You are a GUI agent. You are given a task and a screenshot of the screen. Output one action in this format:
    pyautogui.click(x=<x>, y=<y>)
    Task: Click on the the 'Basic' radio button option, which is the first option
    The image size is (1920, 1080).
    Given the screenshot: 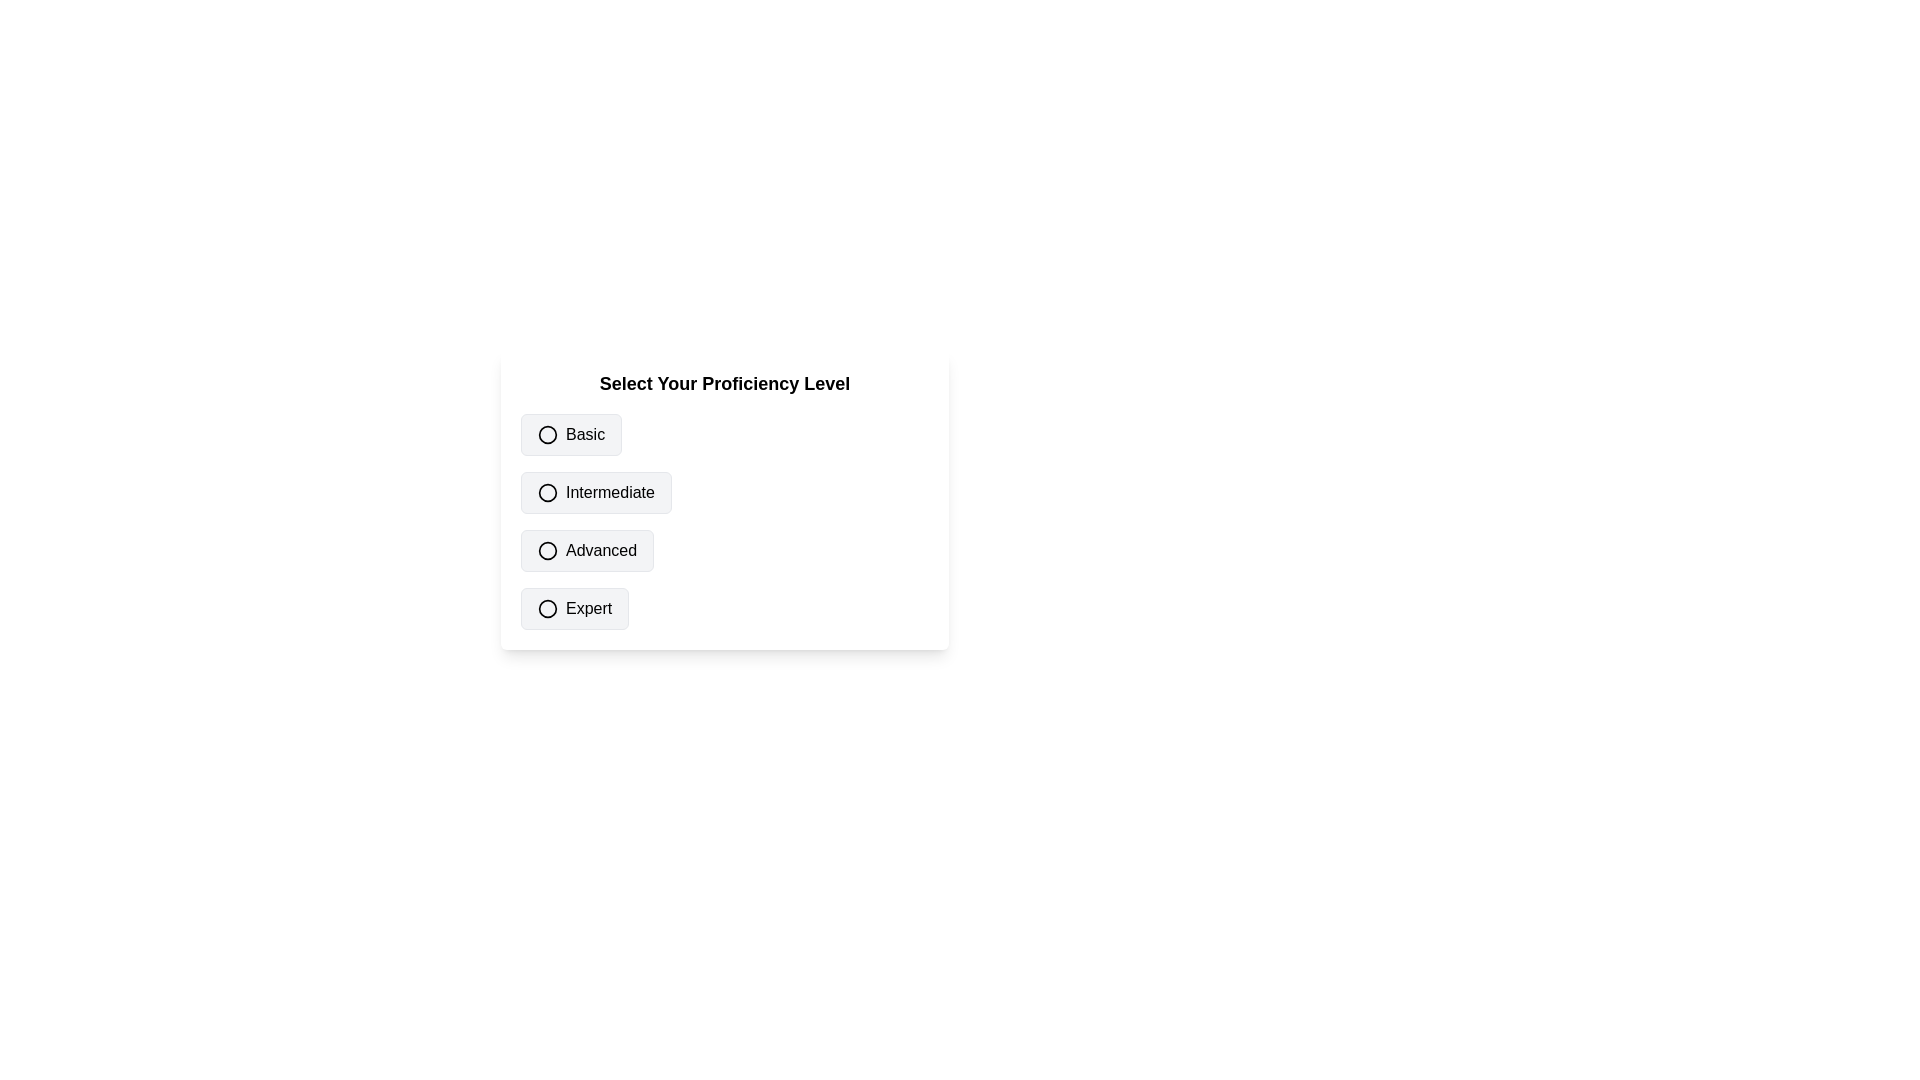 What is the action you would take?
    pyautogui.click(x=570, y=434)
    